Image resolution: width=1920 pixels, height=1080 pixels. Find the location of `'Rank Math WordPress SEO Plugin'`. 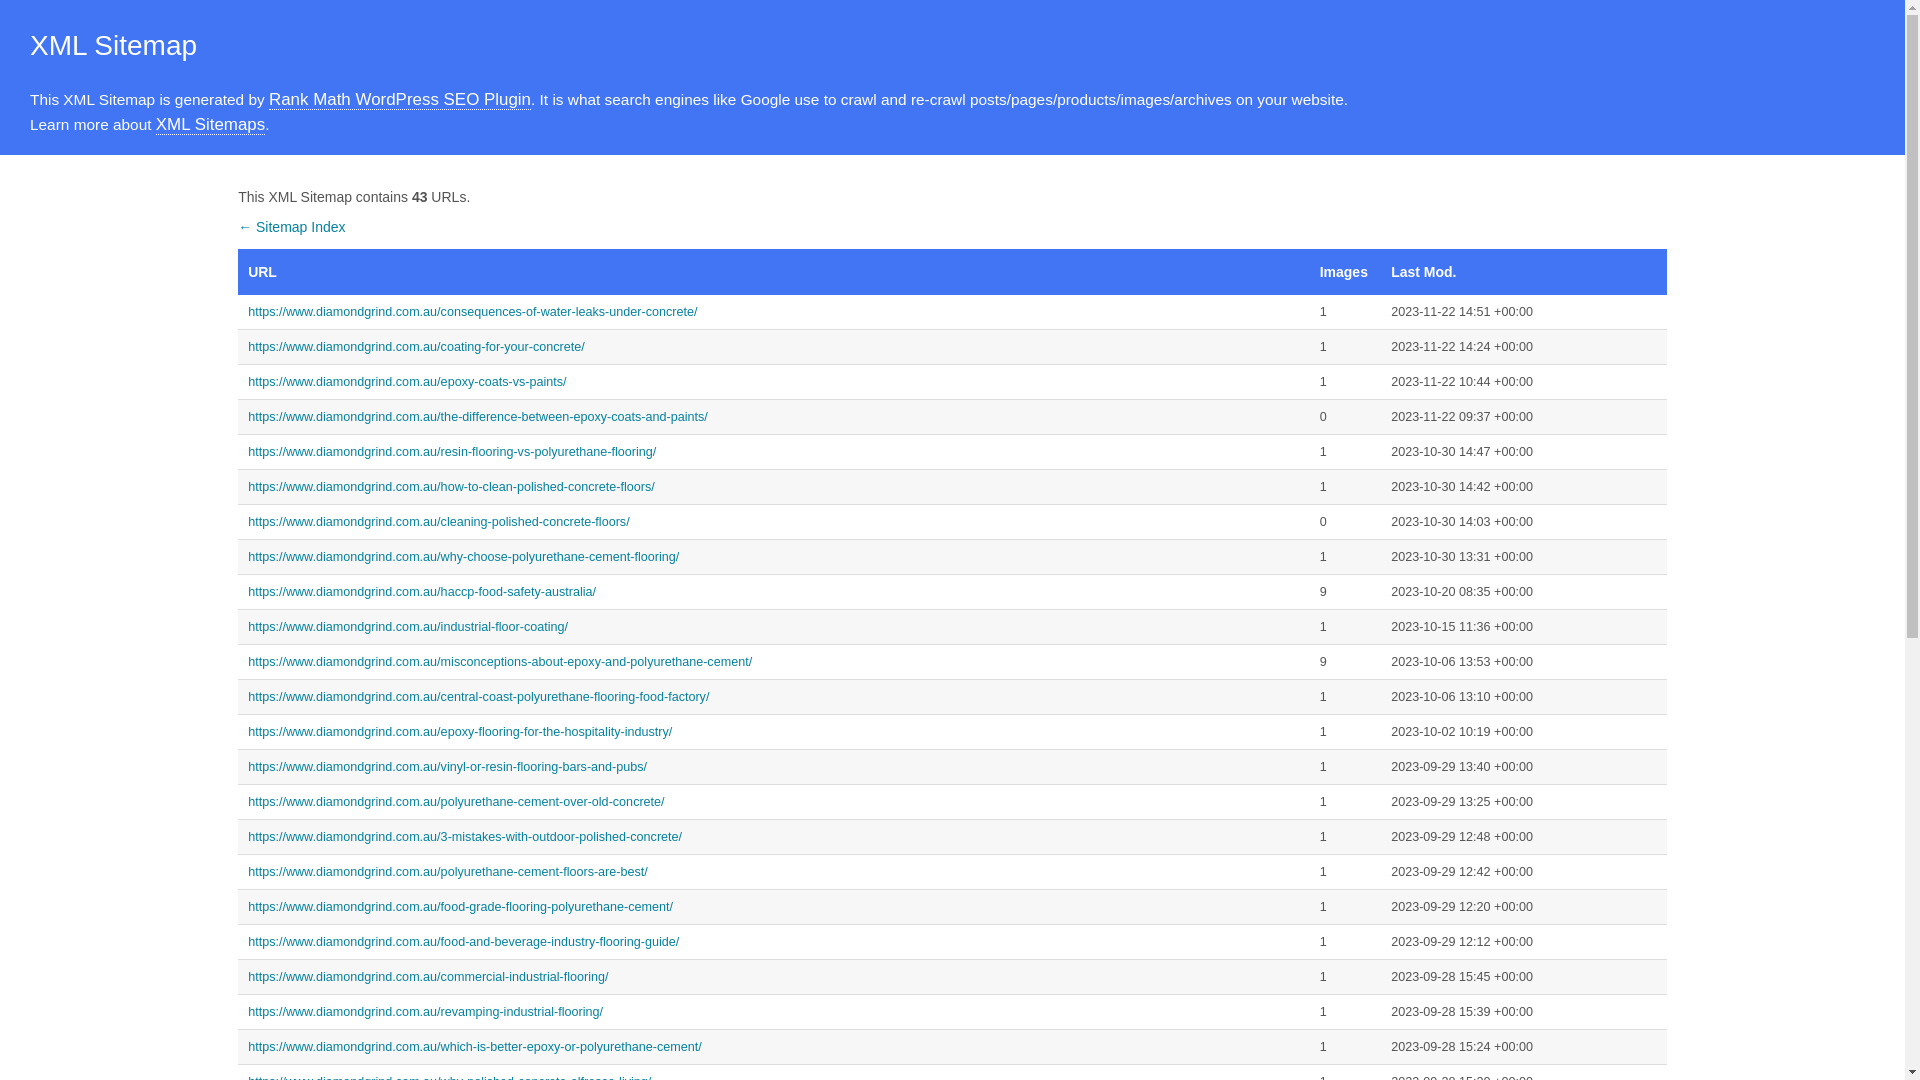

'Rank Math WordPress SEO Plugin' is located at coordinates (399, 100).